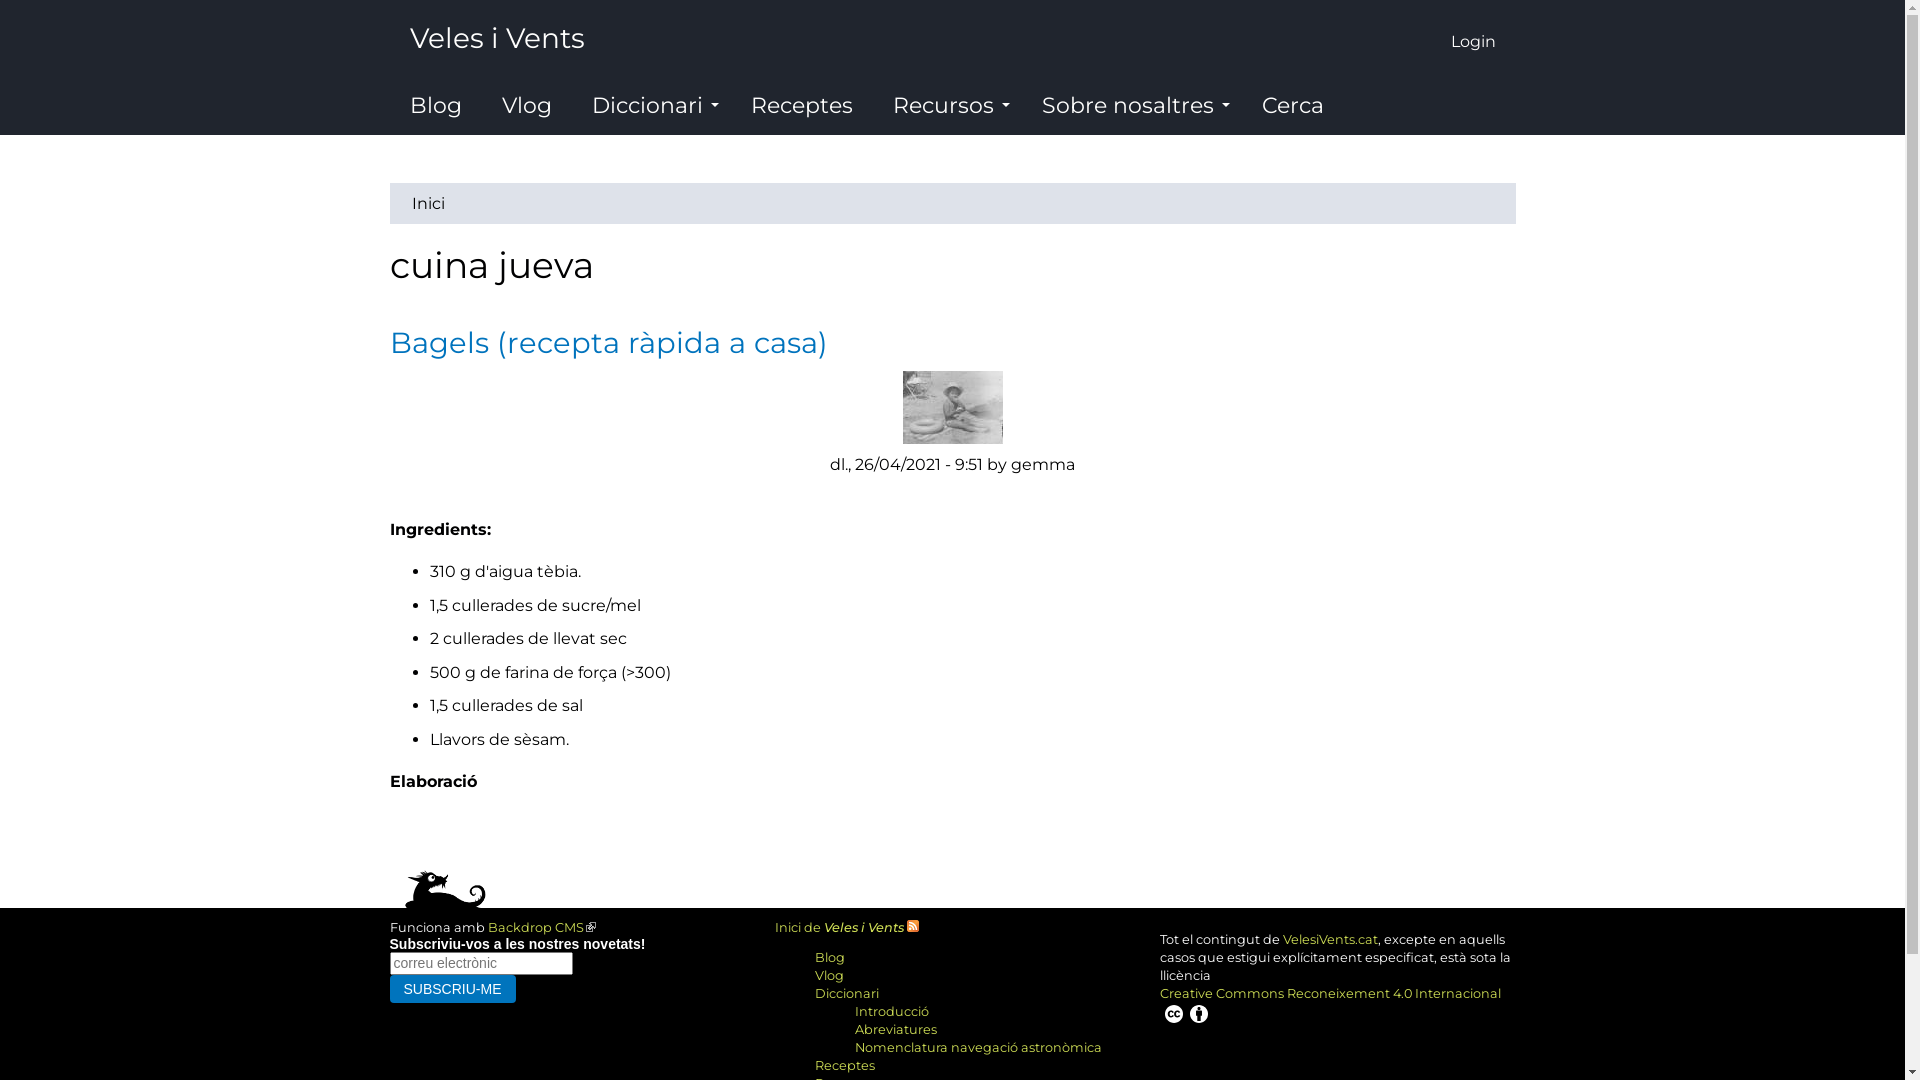  Describe the element at coordinates (829, 974) in the screenshot. I see `'Vlog'` at that location.